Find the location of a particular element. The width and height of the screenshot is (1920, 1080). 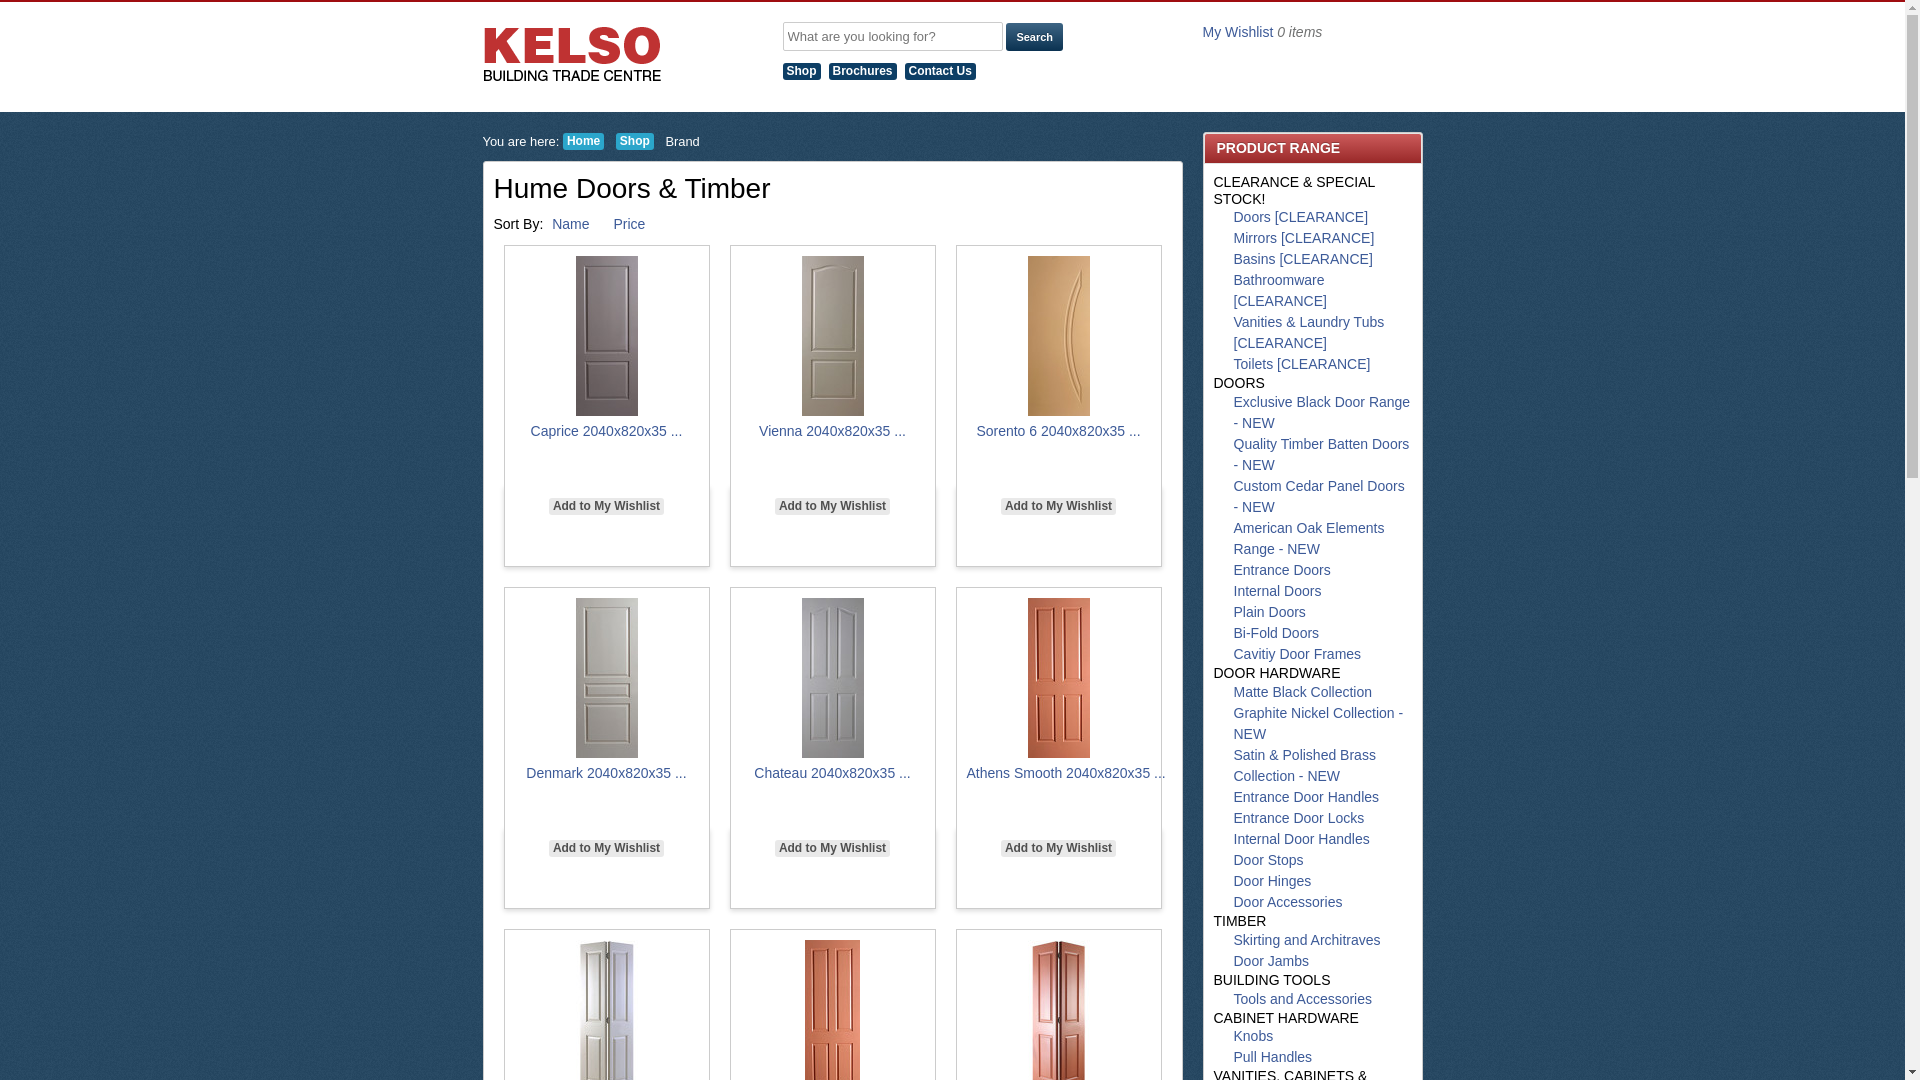

'Satin & Polished Brass Collection - NEW' is located at coordinates (1305, 765).